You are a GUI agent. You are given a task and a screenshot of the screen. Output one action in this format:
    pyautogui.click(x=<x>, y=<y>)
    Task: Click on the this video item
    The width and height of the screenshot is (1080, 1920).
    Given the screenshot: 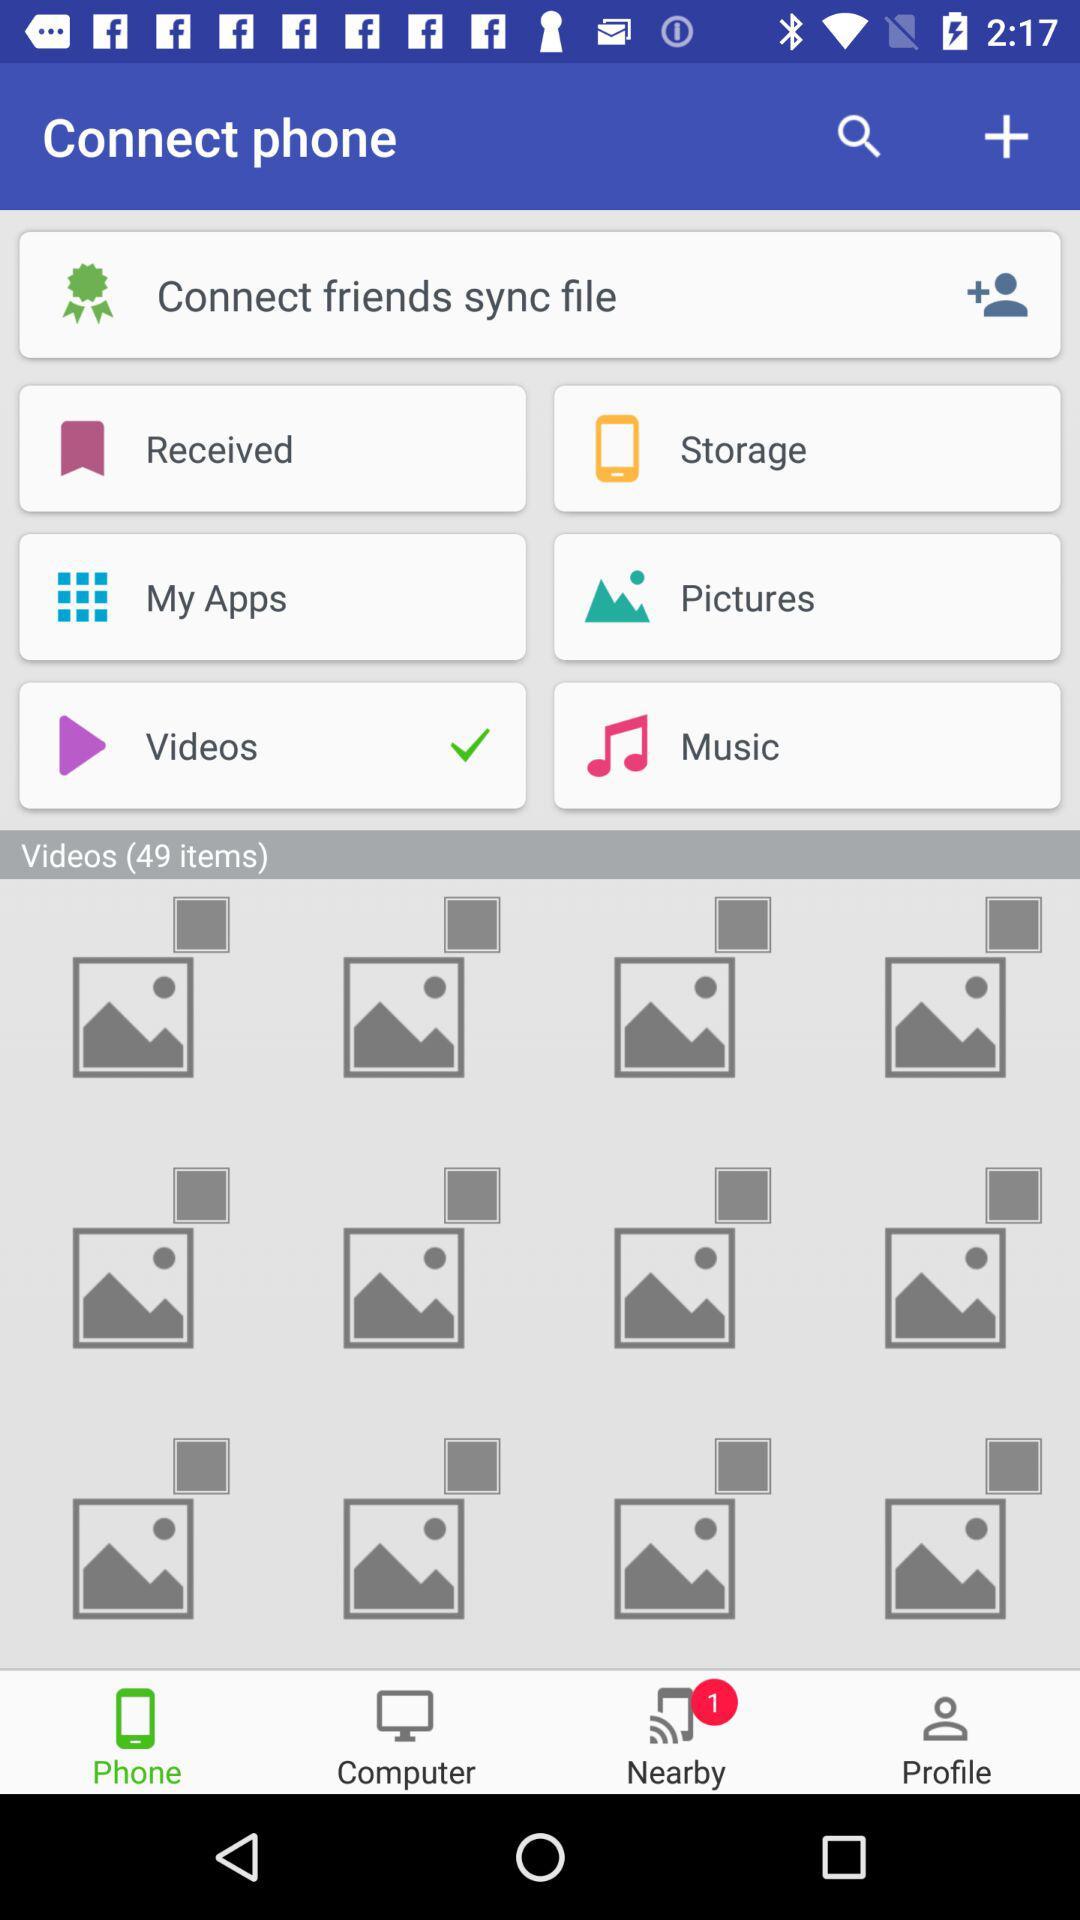 What is the action you would take?
    pyautogui.click(x=1031, y=923)
    